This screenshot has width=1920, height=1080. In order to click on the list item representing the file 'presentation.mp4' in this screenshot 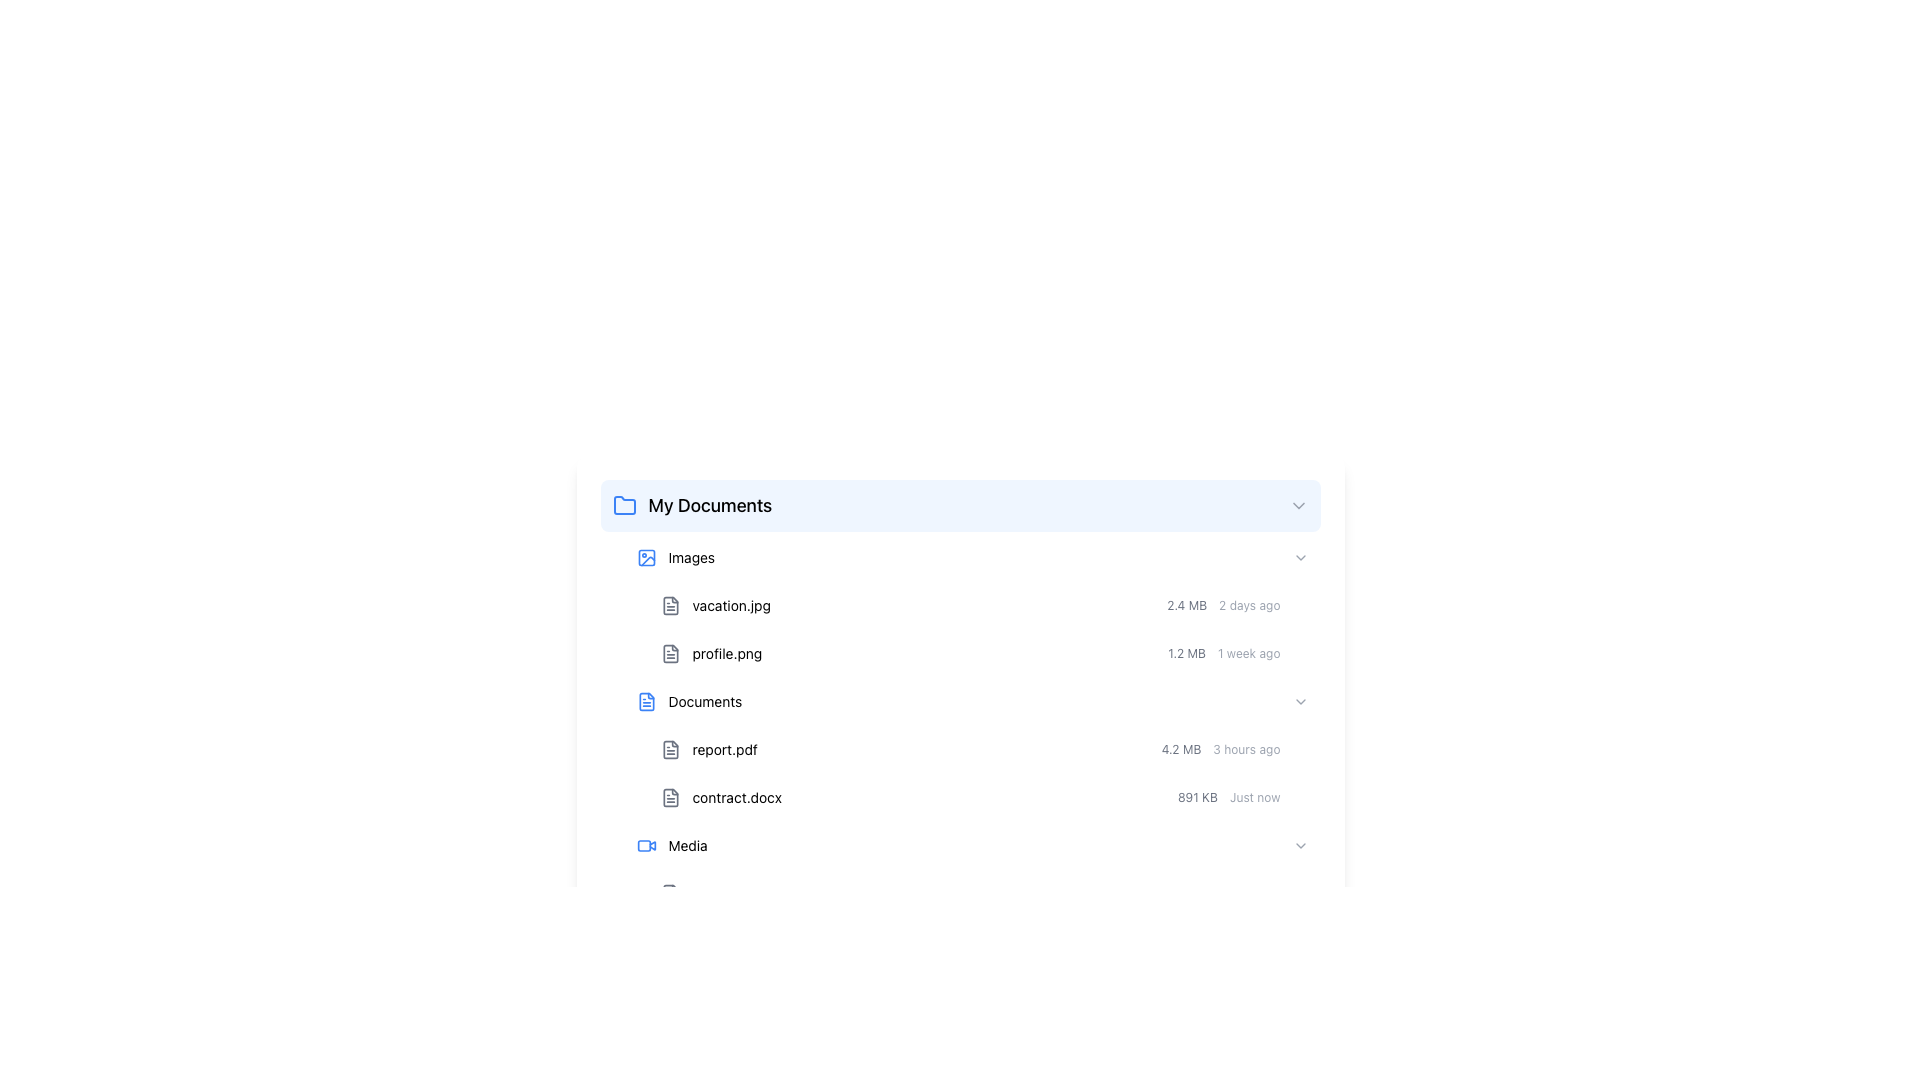, I will do `click(732, 893)`.